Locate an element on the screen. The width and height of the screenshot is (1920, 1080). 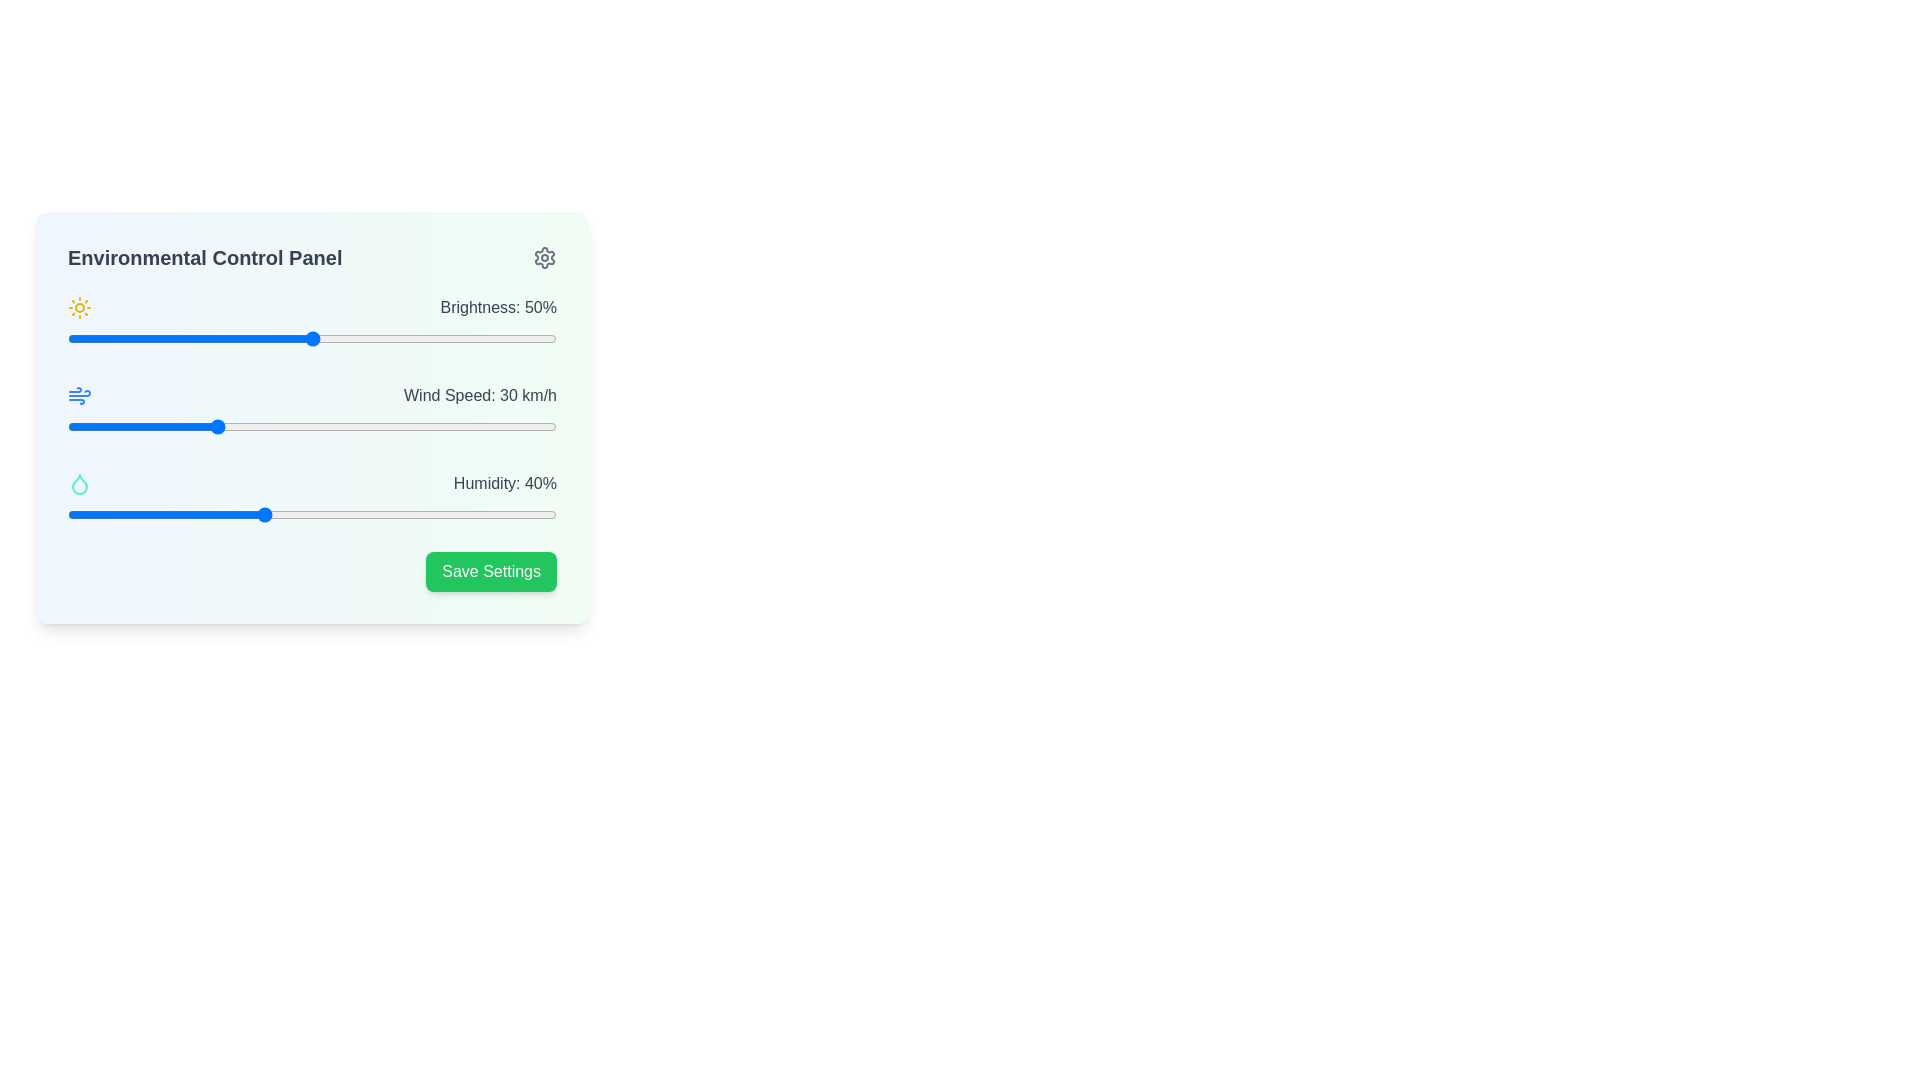
the gear icon located in the top-right corner of the 'Environmental Control Panel' is located at coordinates (545, 257).